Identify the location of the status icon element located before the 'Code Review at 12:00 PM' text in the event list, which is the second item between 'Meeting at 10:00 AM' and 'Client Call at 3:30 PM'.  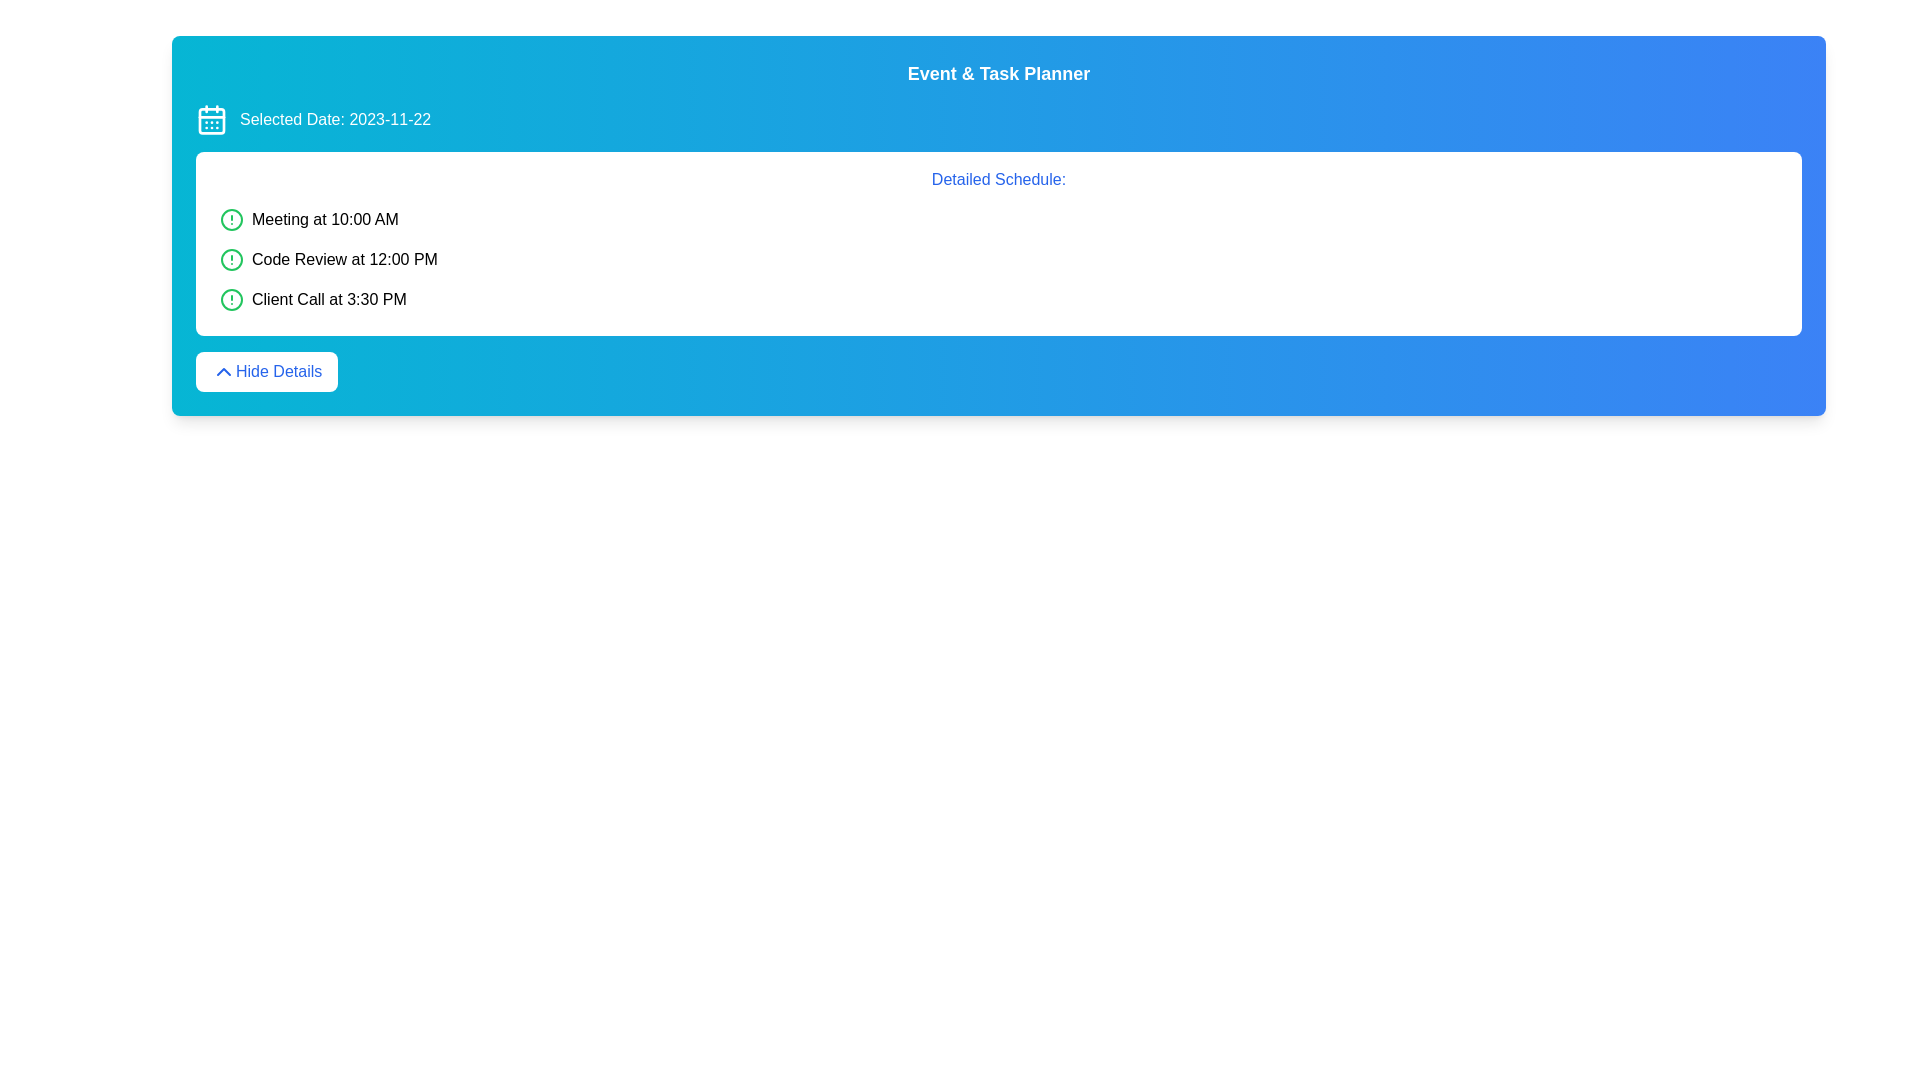
(231, 258).